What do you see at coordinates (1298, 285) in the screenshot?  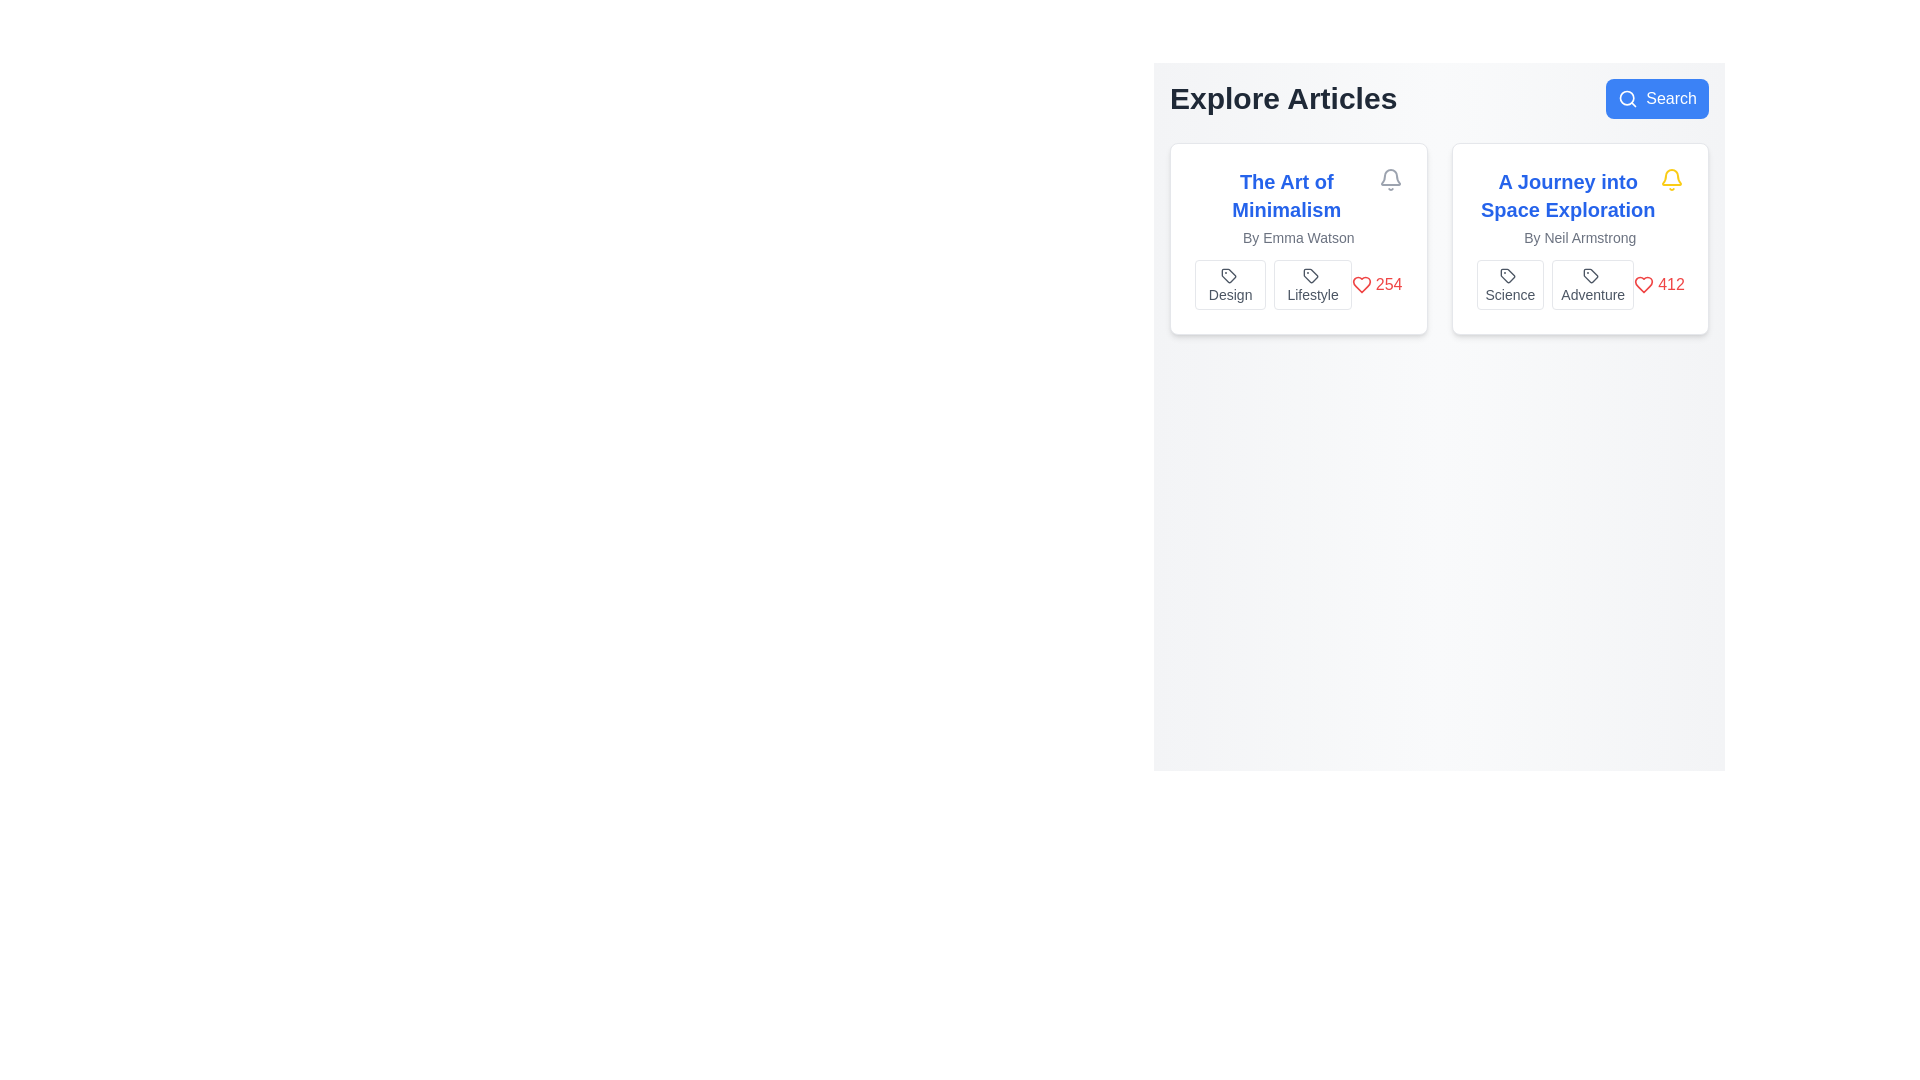 I see `the information associated with the 'Lifestyle' tag label that contains an icon resembling a tag, positioned next to the 'Design' label and adjacent to a red 'heart' icon with the number '254'` at bounding box center [1298, 285].